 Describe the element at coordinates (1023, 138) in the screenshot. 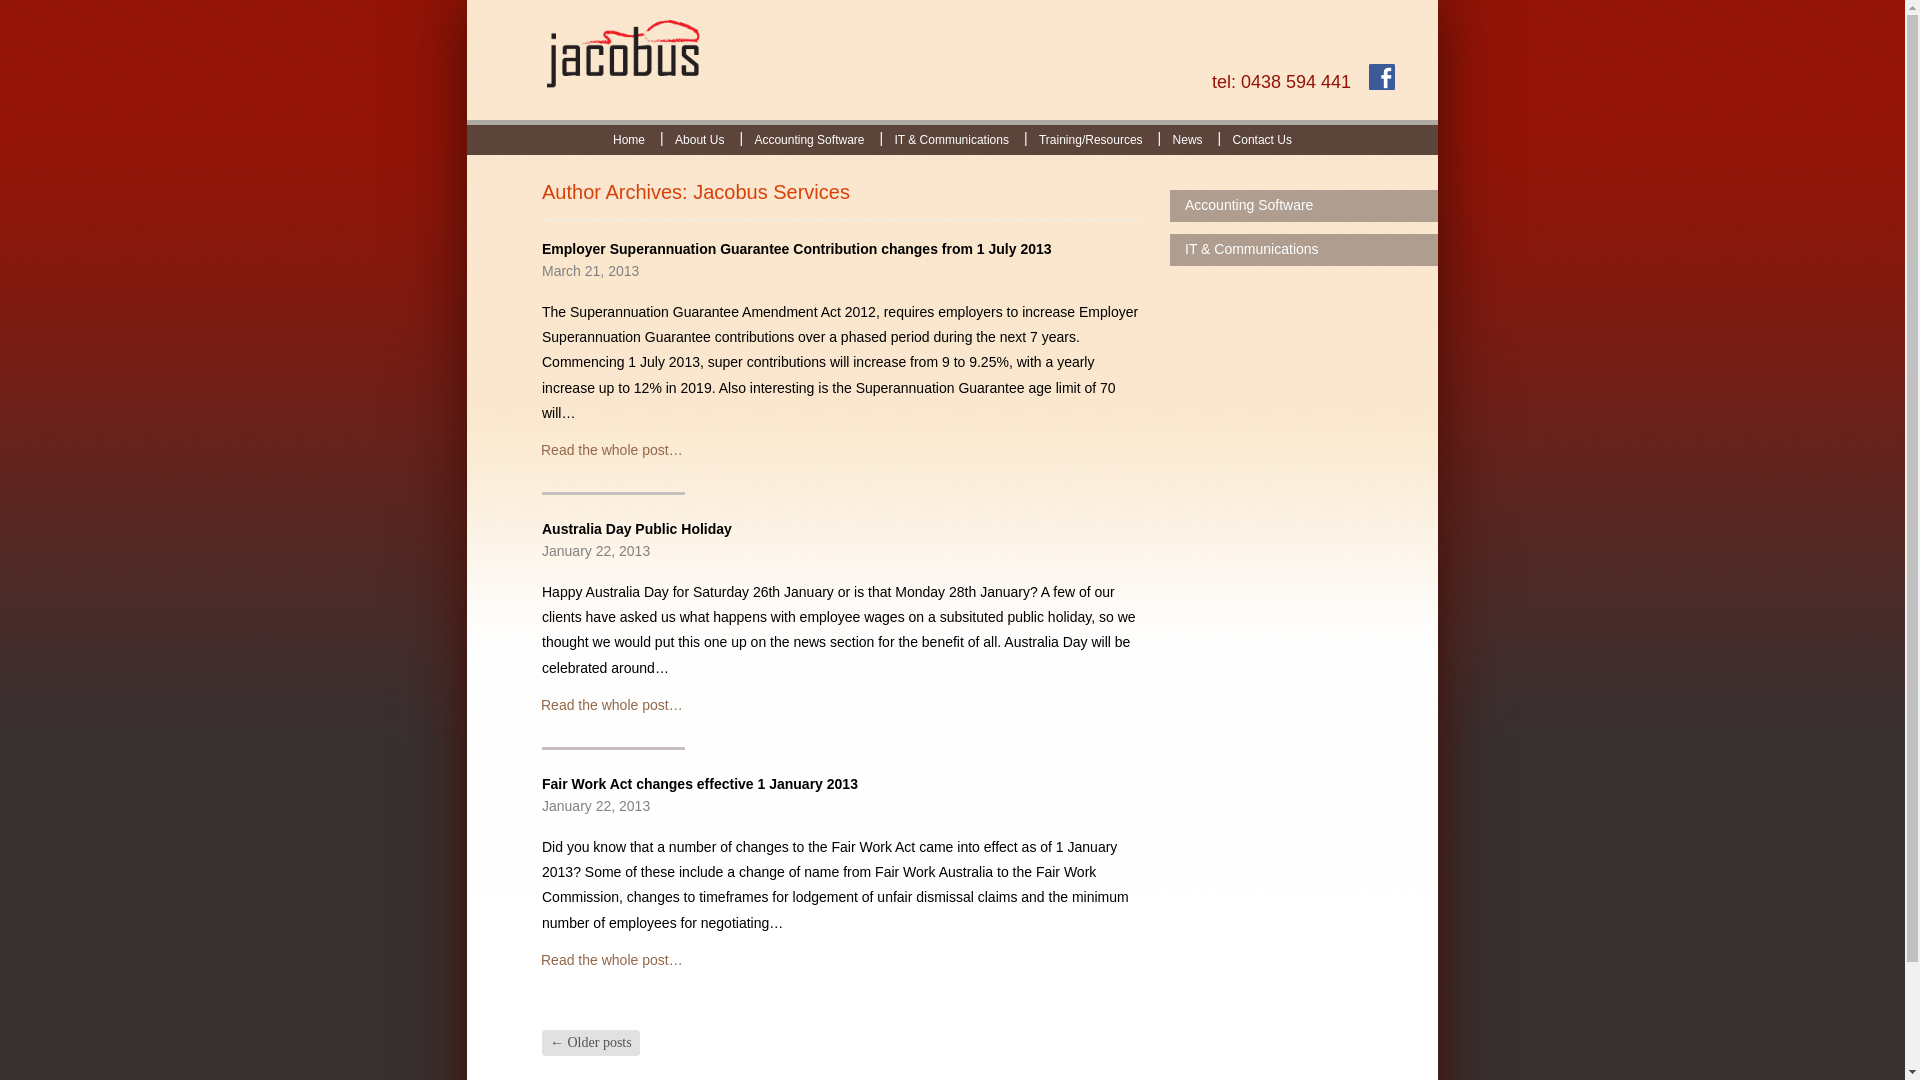

I see `'Training/Resources'` at that location.